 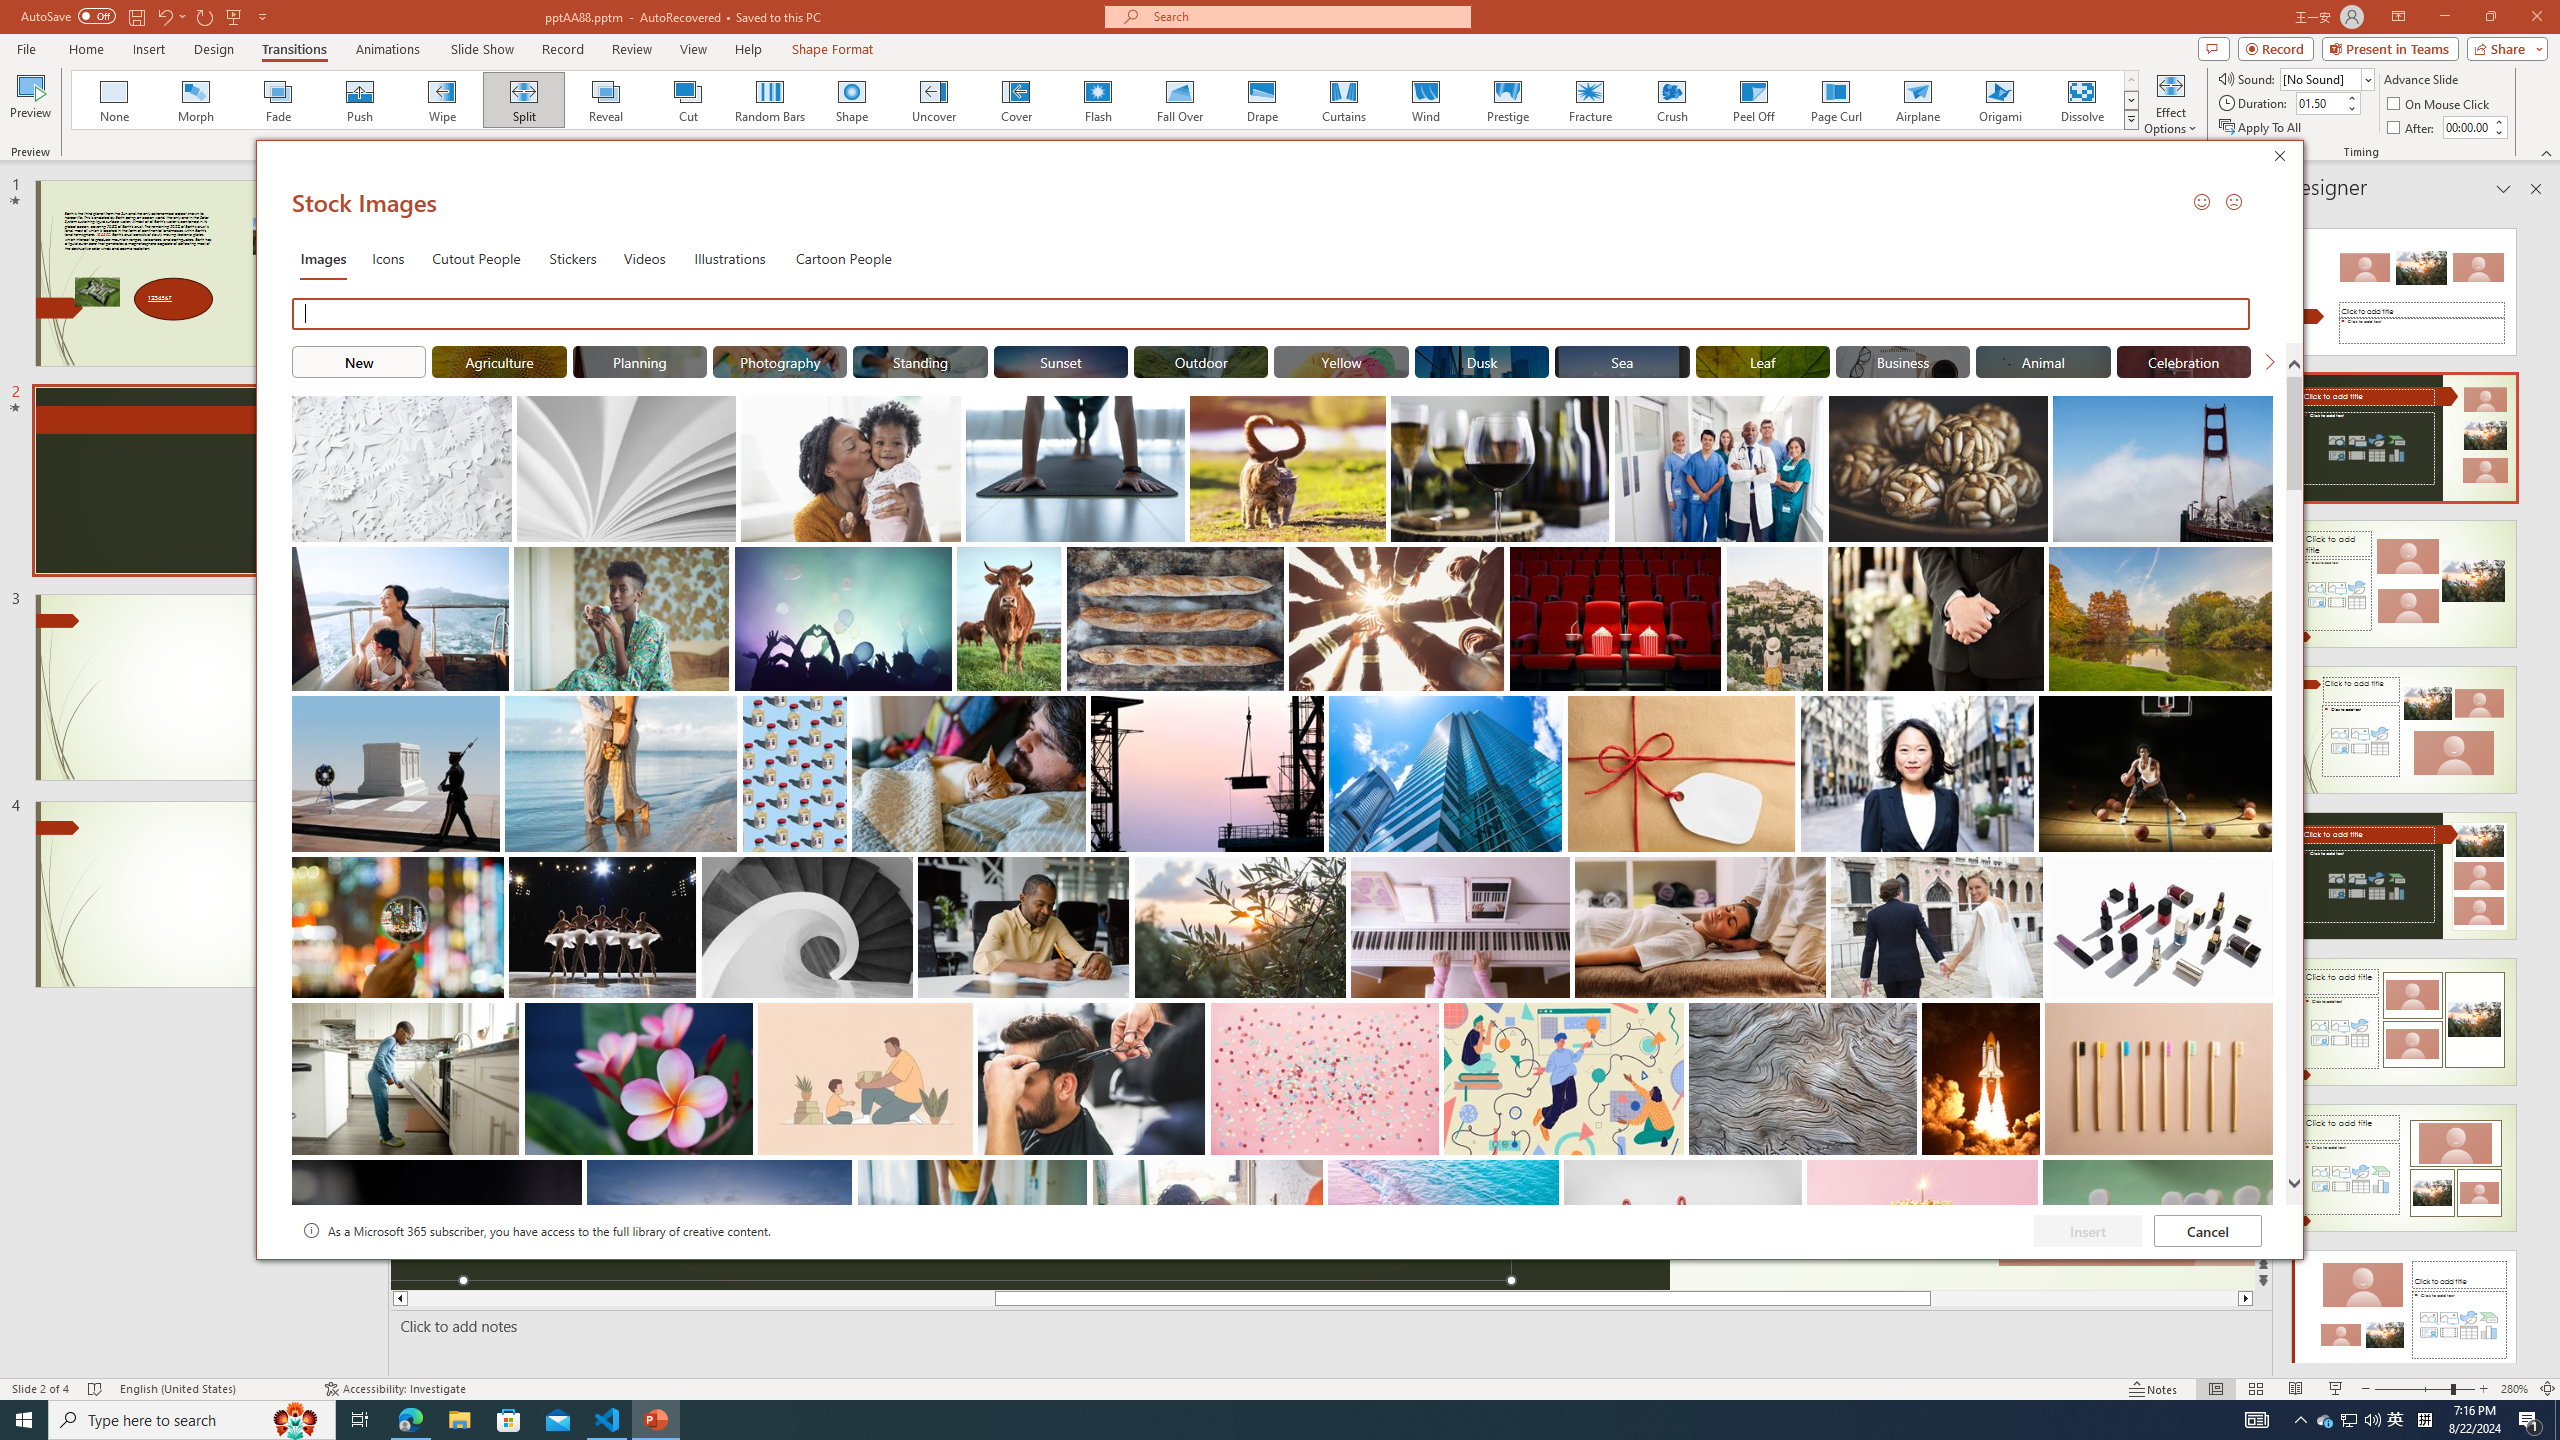 I want to click on 'Peel Off', so click(x=1752, y=99).